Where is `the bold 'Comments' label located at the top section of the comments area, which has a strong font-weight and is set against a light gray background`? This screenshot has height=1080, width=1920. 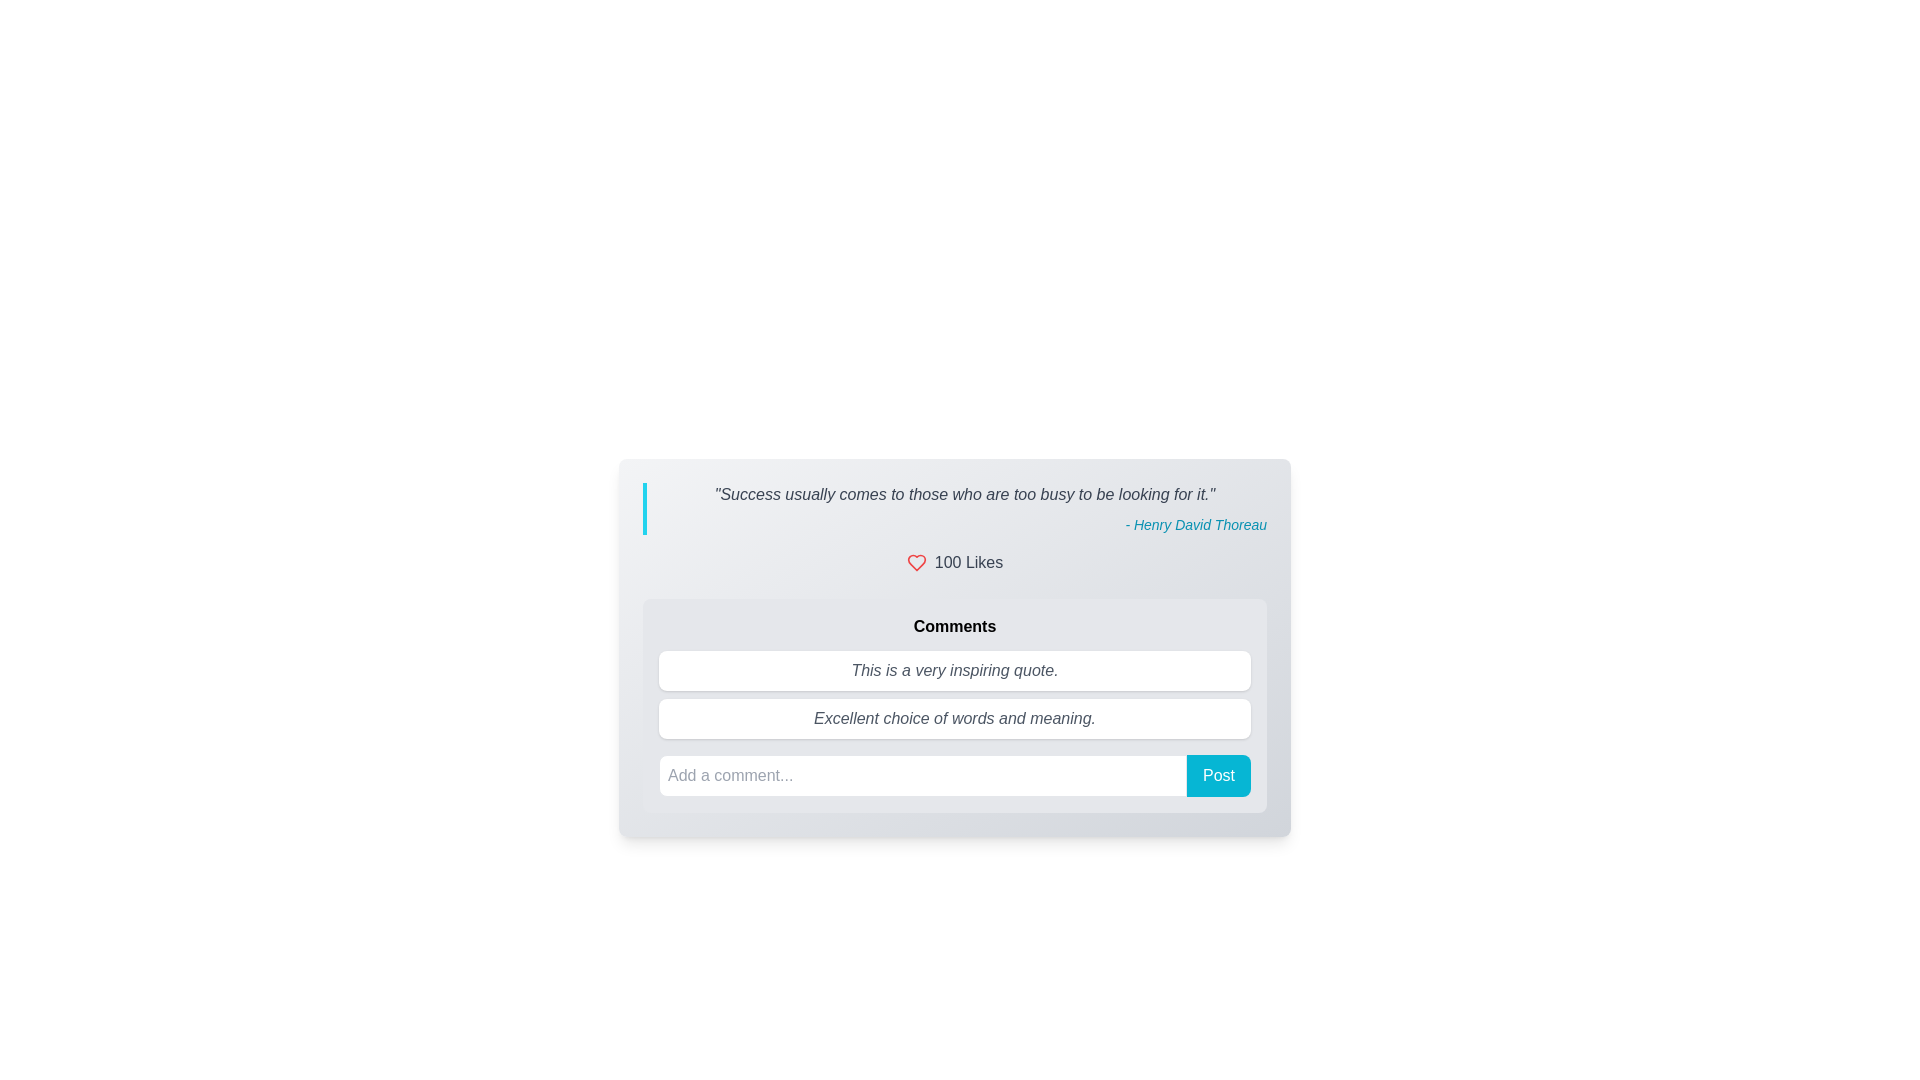
the bold 'Comments' label located at the top section of the comments area, which has a strong font-weight and is set against a light gray background is located at coordinates (954, 626).